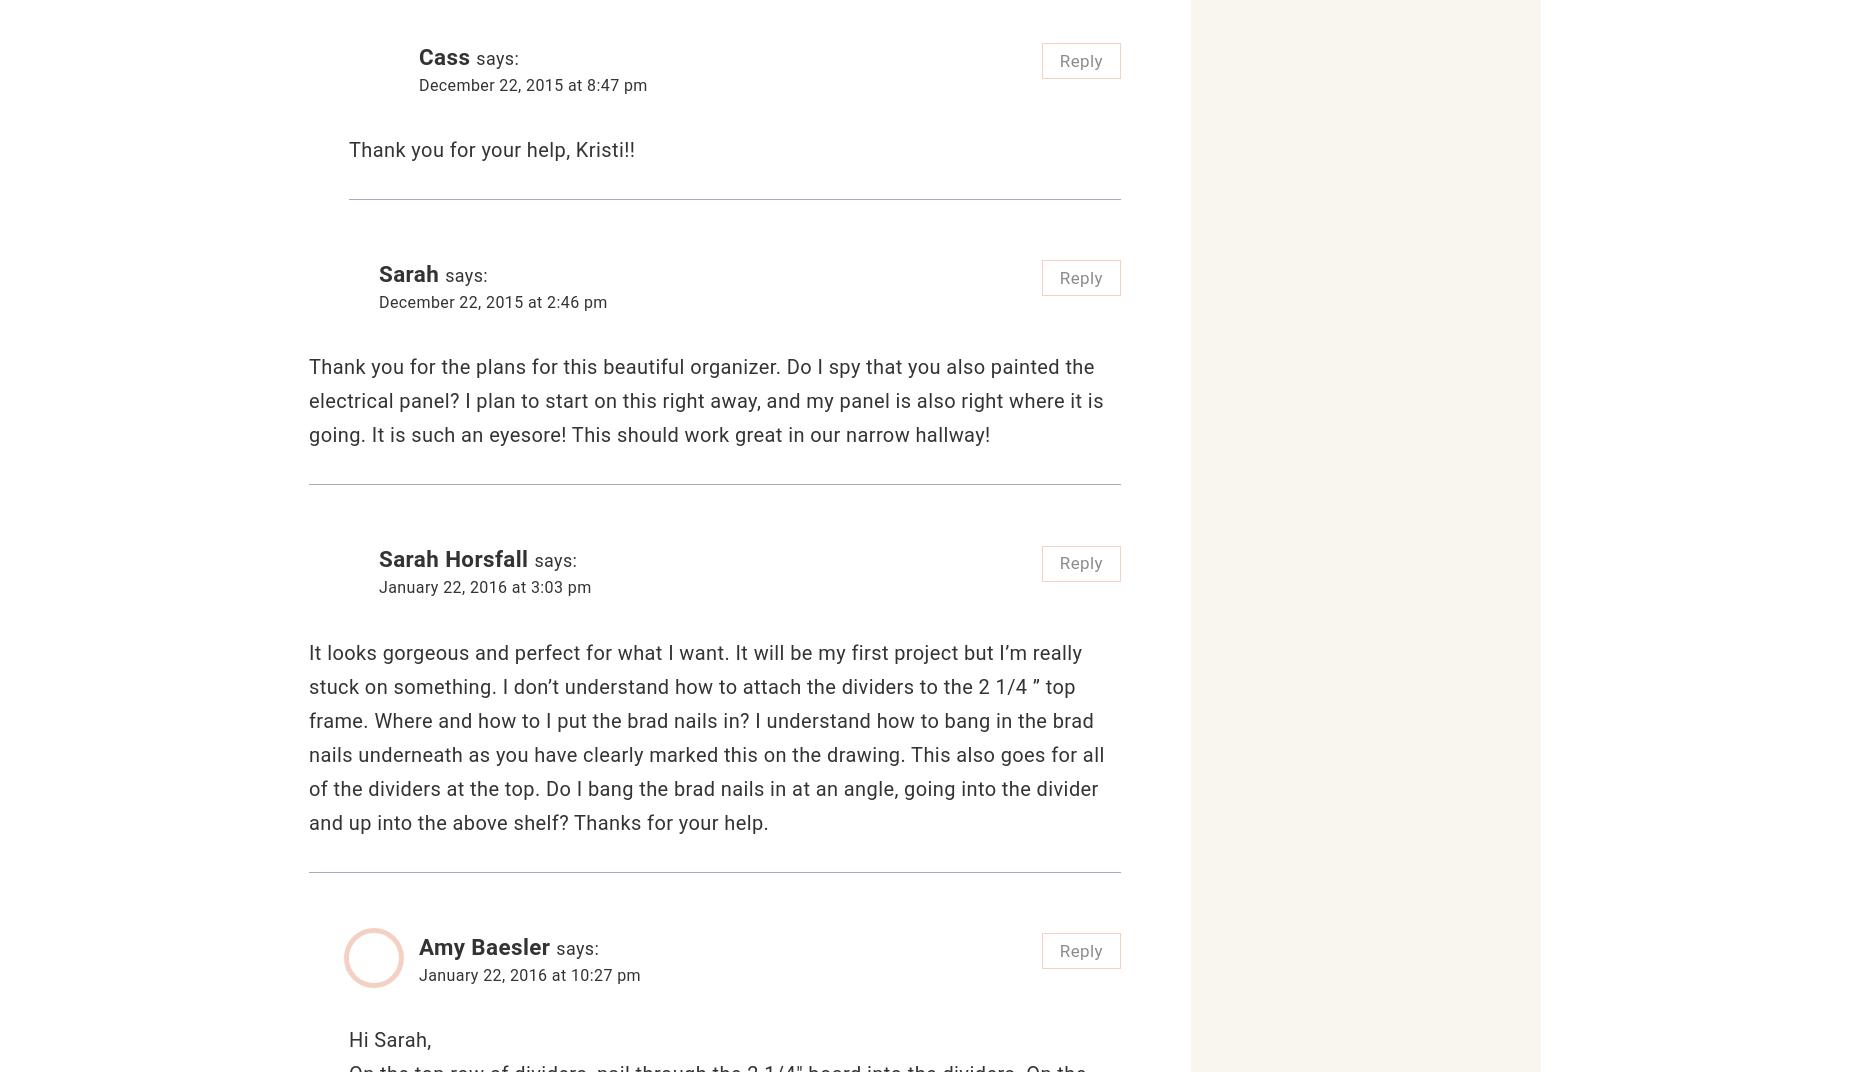  What do you see at coordinates (529, 973) in the screenshot?
I see `'January 22, 2016 at 10:27 pm'` at bounding box center [529, 973].